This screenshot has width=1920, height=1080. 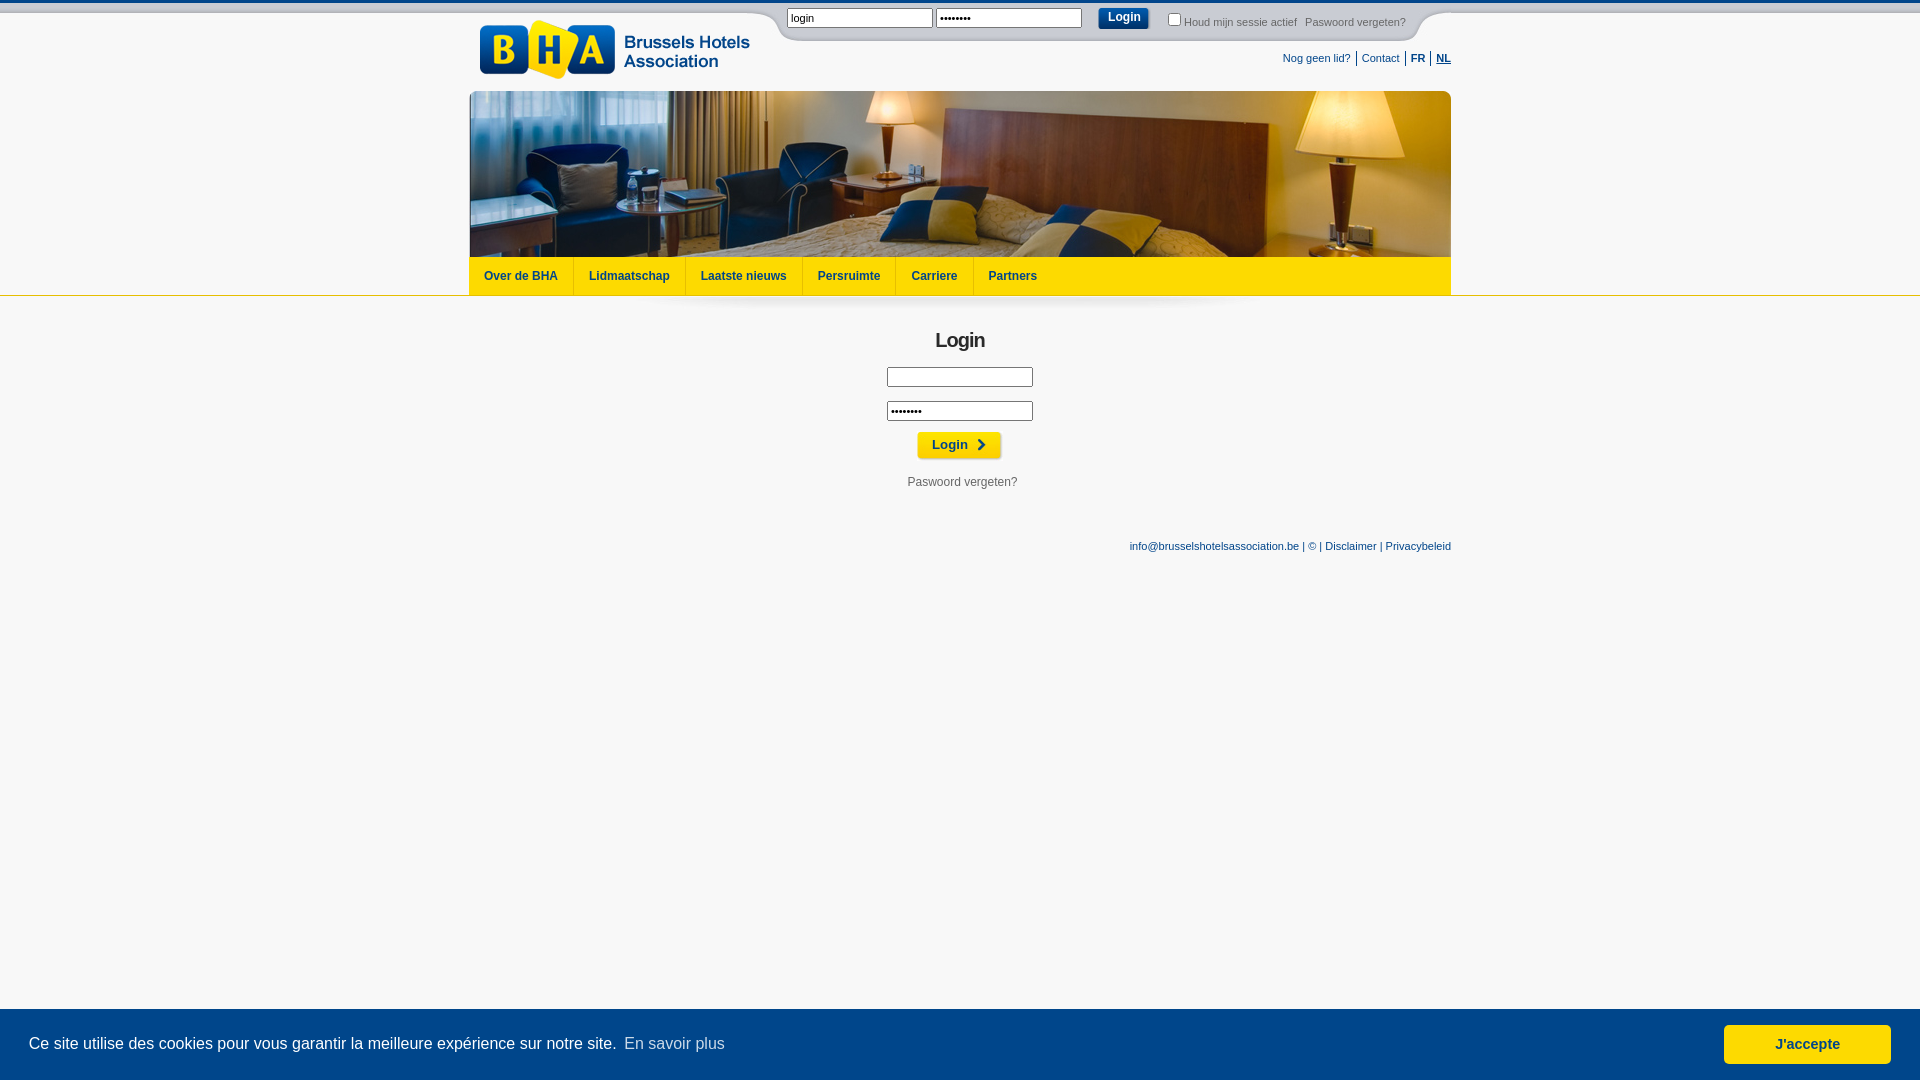 I want to click on 'J'accepte', so click(x=1722, y=1043).